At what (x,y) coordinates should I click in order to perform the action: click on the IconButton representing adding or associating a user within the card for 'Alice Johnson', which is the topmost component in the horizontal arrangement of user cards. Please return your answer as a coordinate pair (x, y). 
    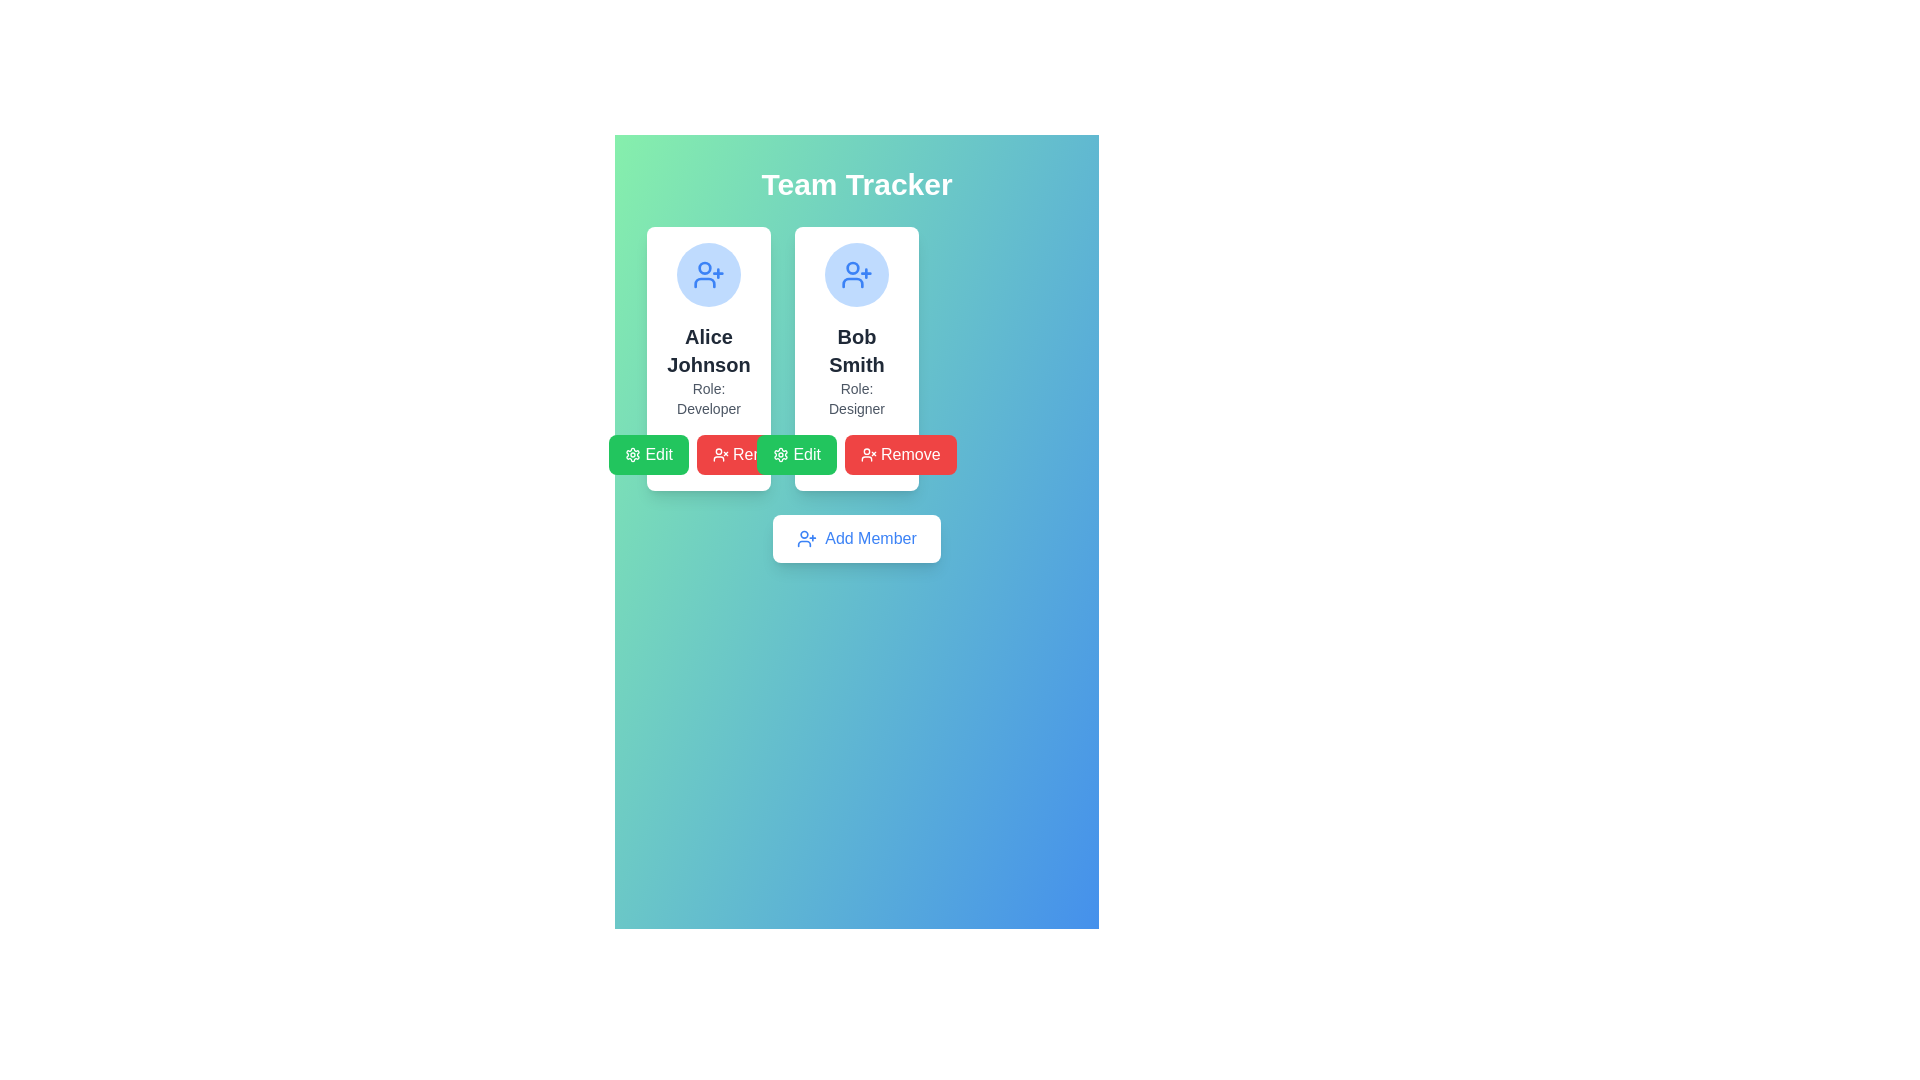
    Looking at the image, I should click on (709, 274).